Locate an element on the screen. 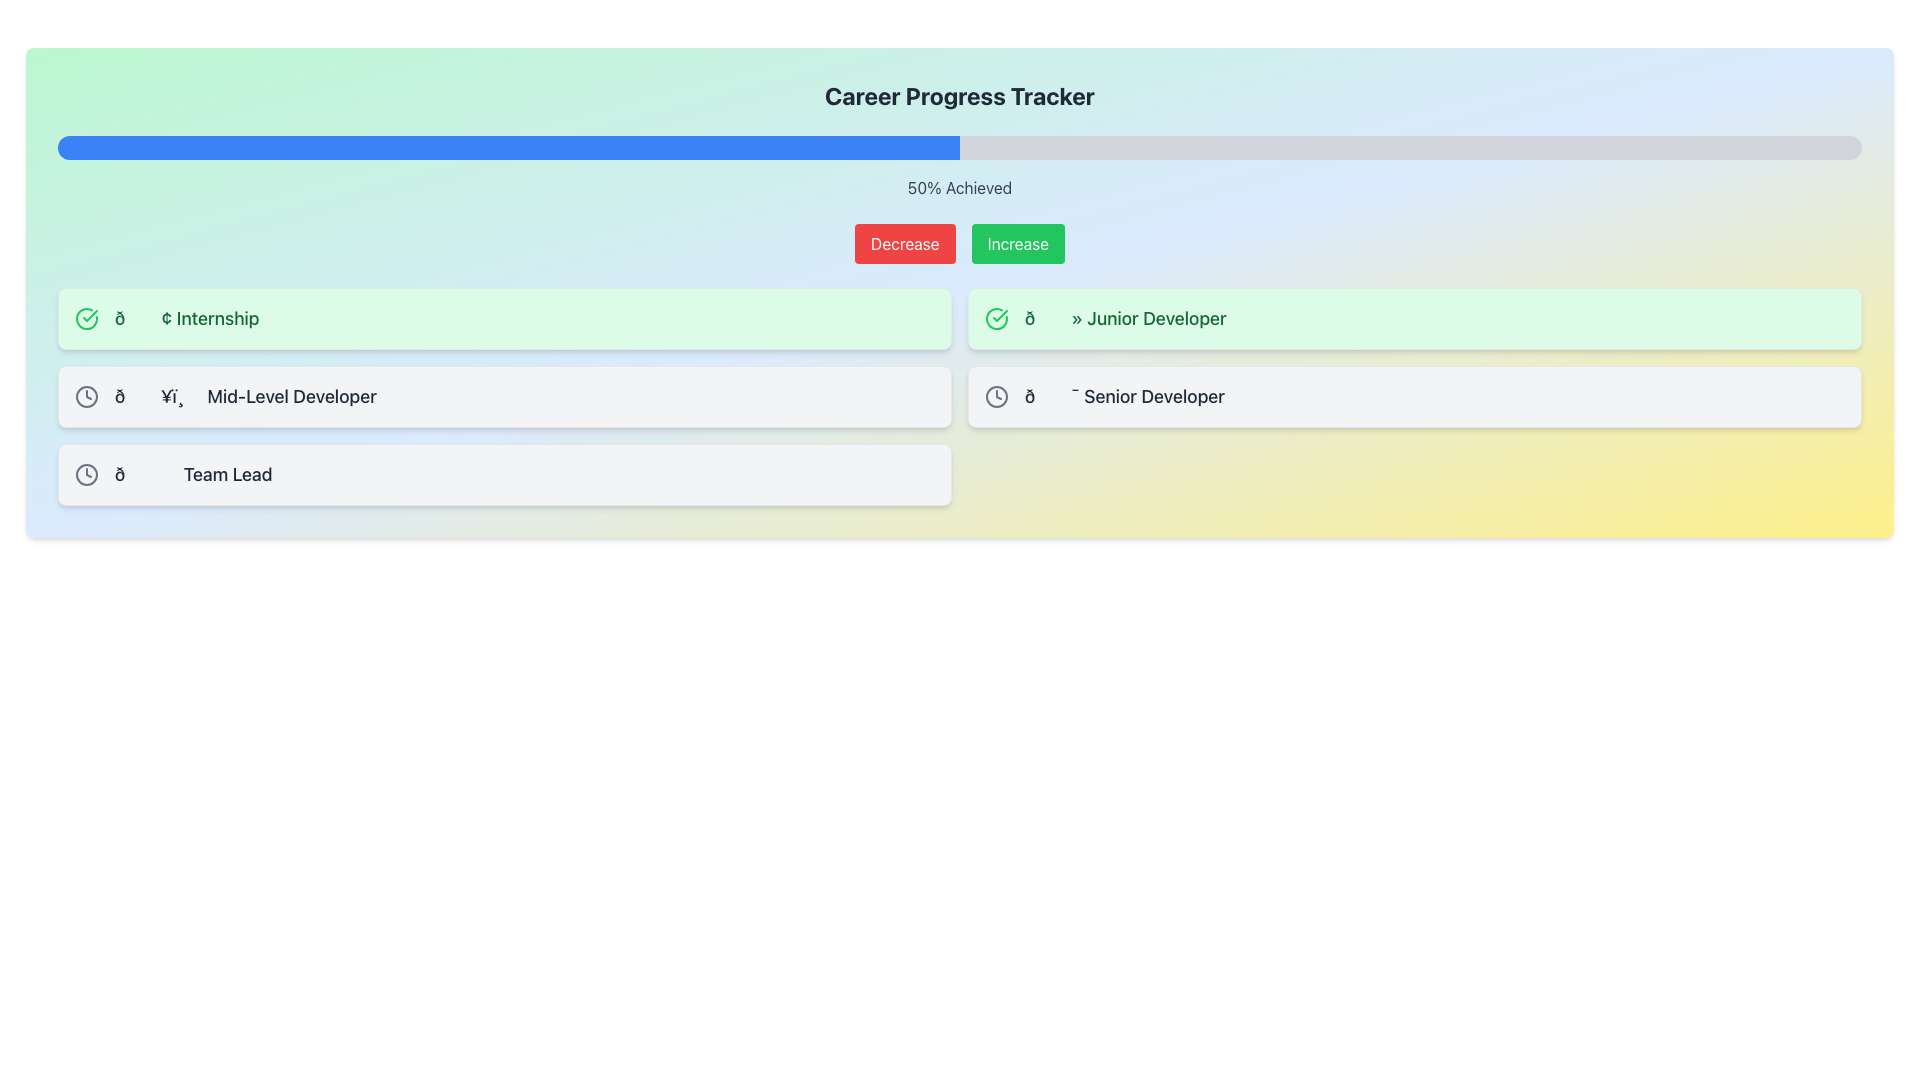  the text element reading '🏢 Internship' located in the upper part of a green-highlighted box is located at coordinates (187, 318).